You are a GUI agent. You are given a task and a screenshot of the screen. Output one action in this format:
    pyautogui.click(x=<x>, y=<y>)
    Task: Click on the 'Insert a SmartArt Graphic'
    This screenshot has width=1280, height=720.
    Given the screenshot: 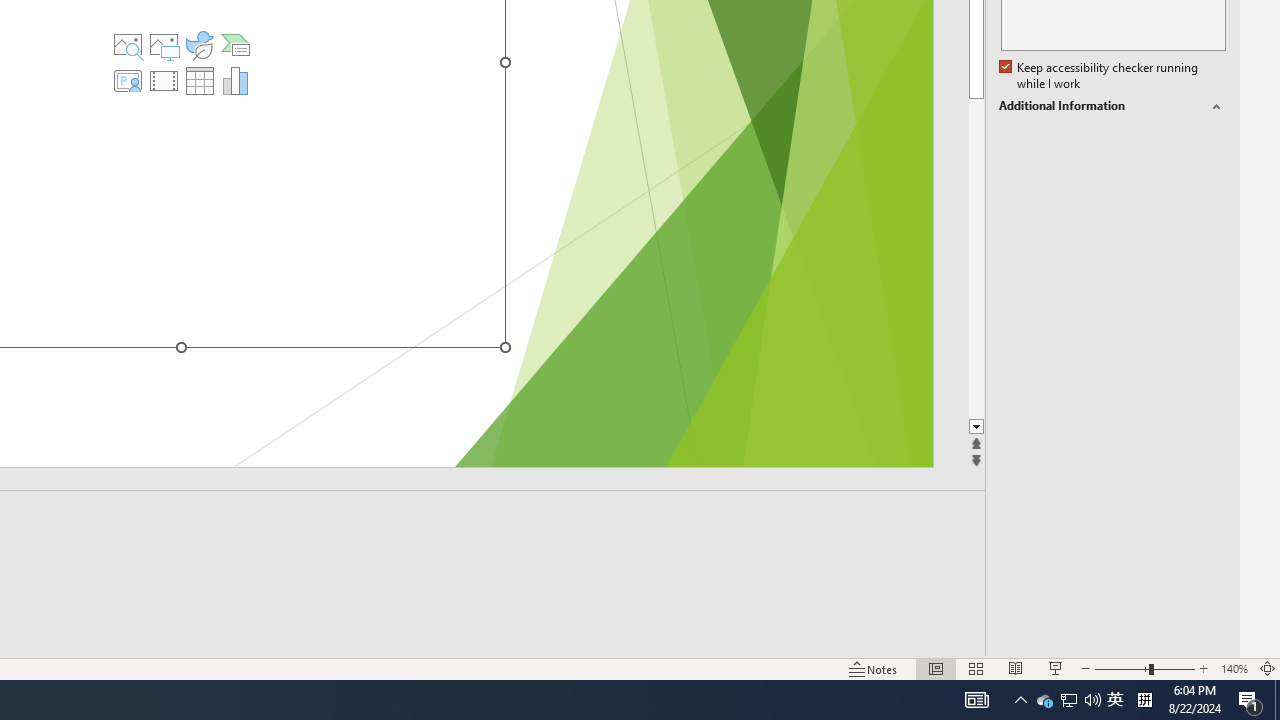 What is the action you would take?
    pyautogui.click(x=236, y=45)
    